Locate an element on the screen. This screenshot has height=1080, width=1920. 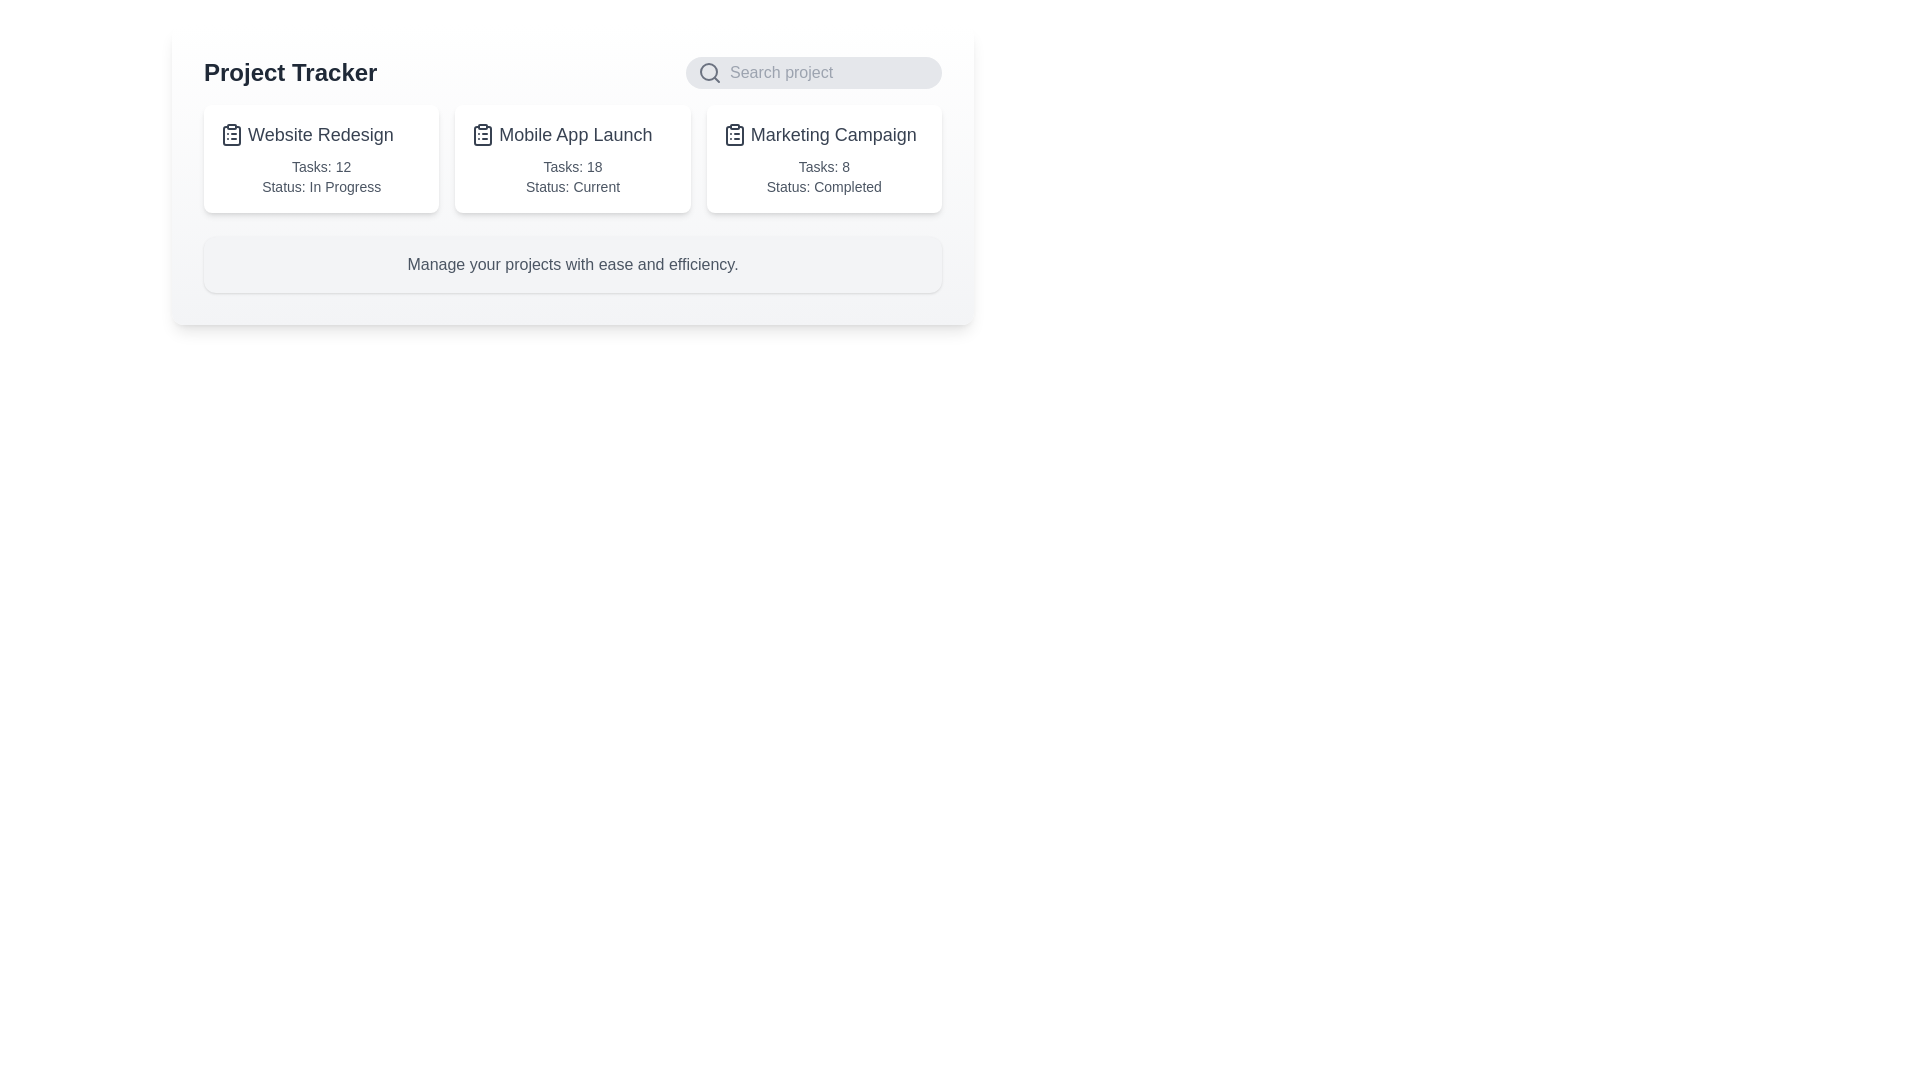
the text label displaying the status of an item, which reads 'Status: In Progress', located below the 'Tasks: 12' text within the 'Website Redesign' card is located at coordinates (321, 186).